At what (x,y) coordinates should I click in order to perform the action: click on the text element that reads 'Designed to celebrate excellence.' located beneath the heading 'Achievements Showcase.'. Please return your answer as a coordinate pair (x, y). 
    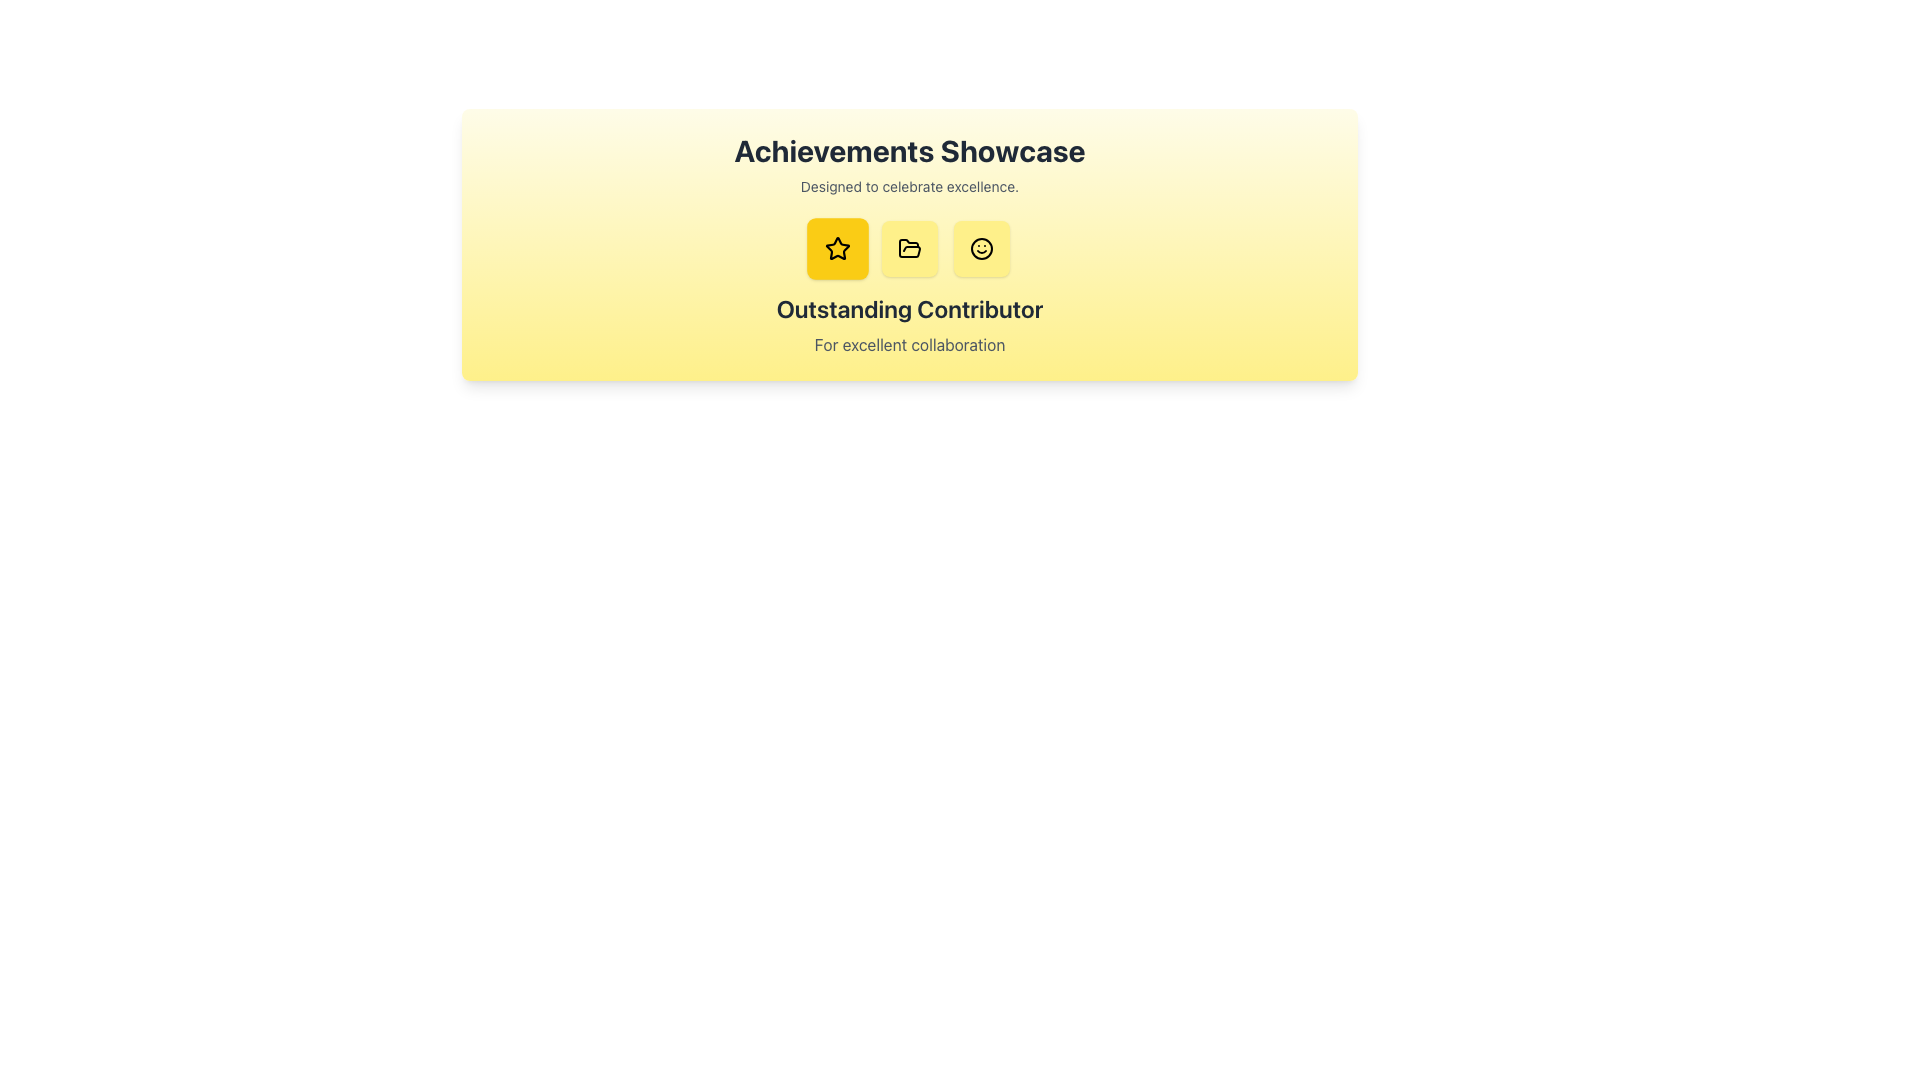
    Looking at the image, I should click on (909, 186).